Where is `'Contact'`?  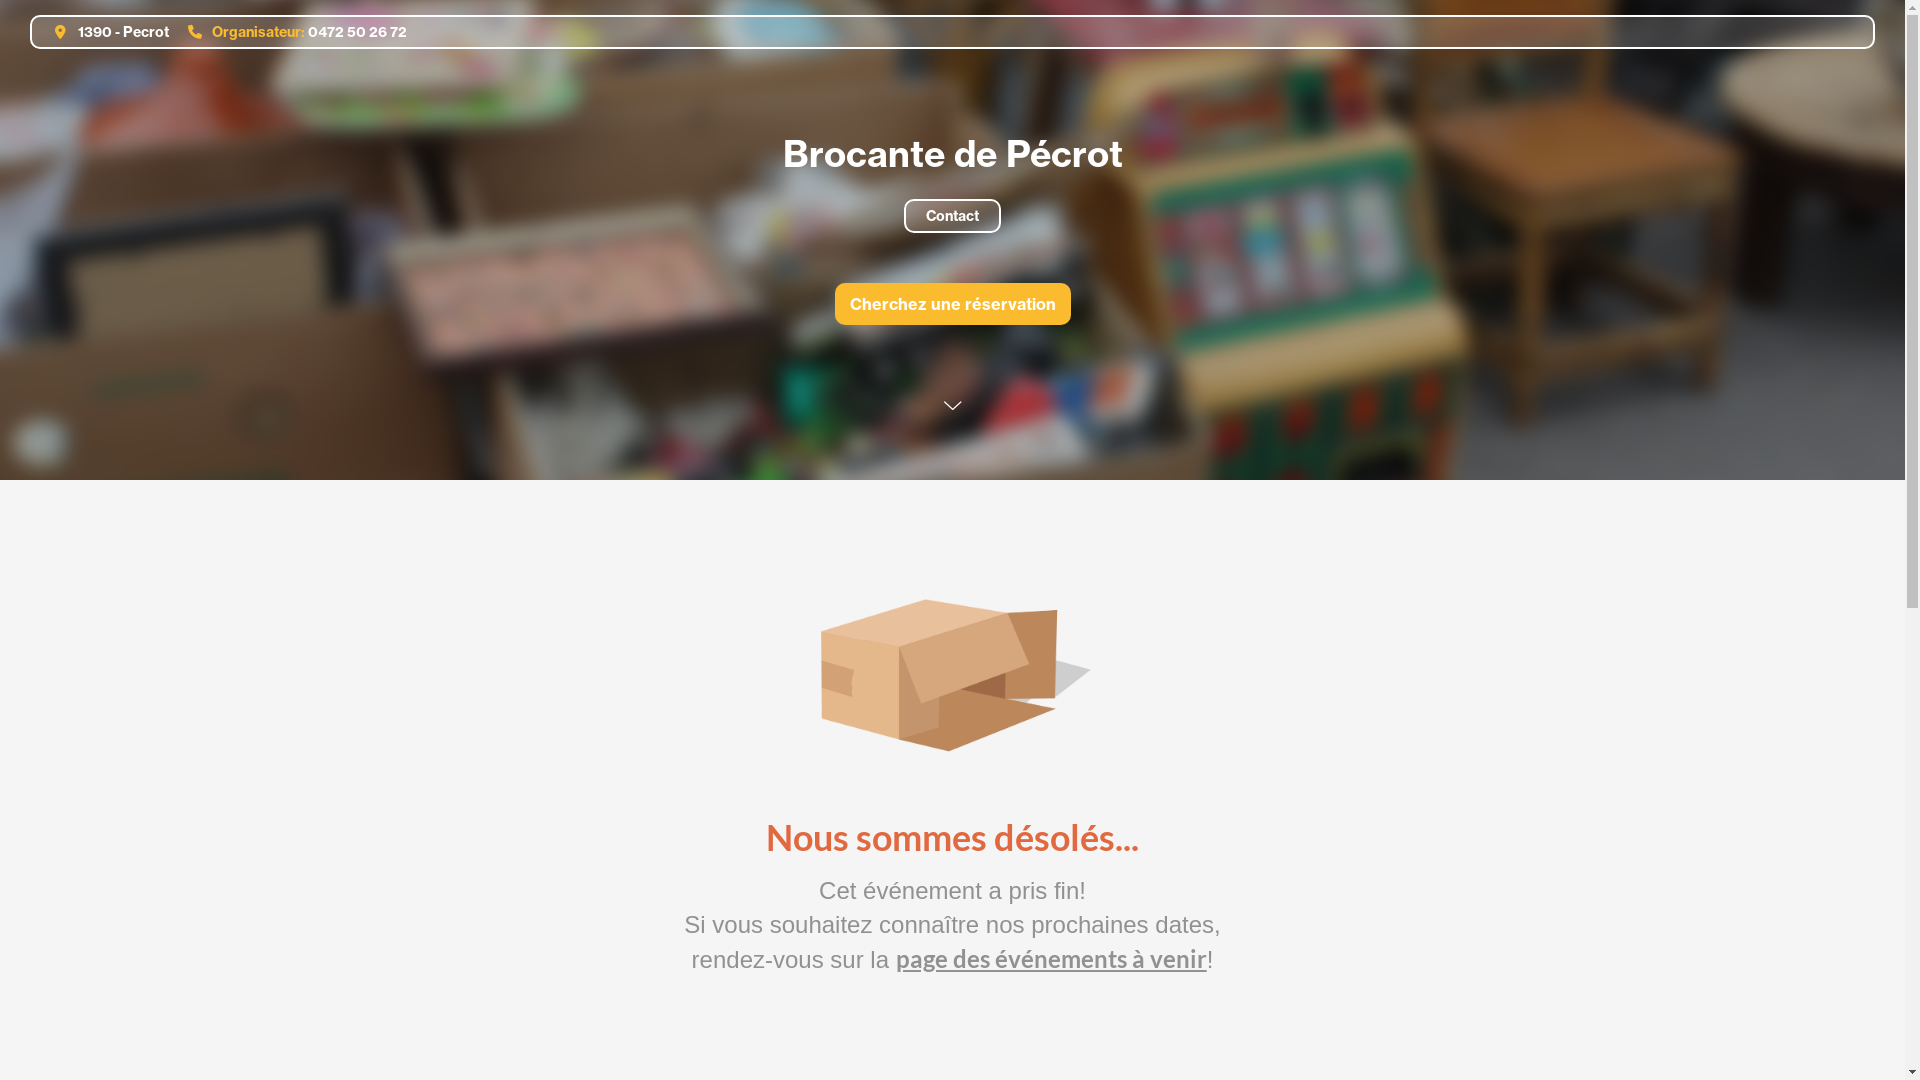 'Contact' is located at coordinates (951, 216).